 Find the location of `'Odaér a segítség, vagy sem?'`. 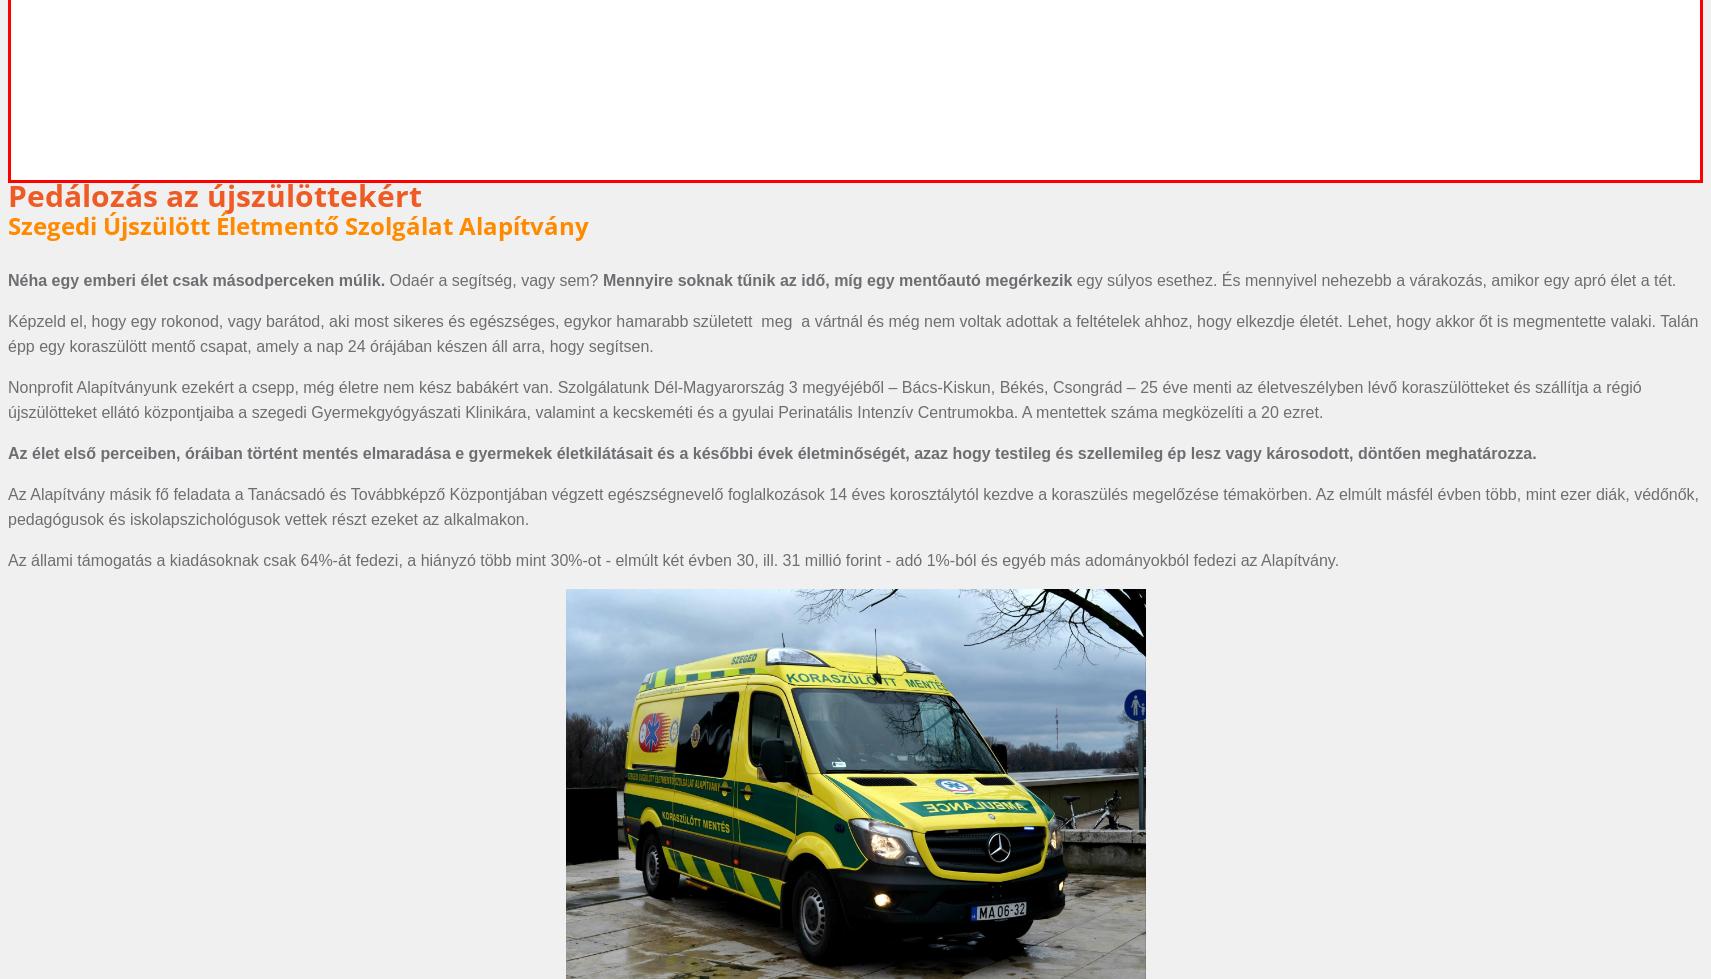

'Odaér a segítség, vagy sem?' is located at coordinates (495, 279).